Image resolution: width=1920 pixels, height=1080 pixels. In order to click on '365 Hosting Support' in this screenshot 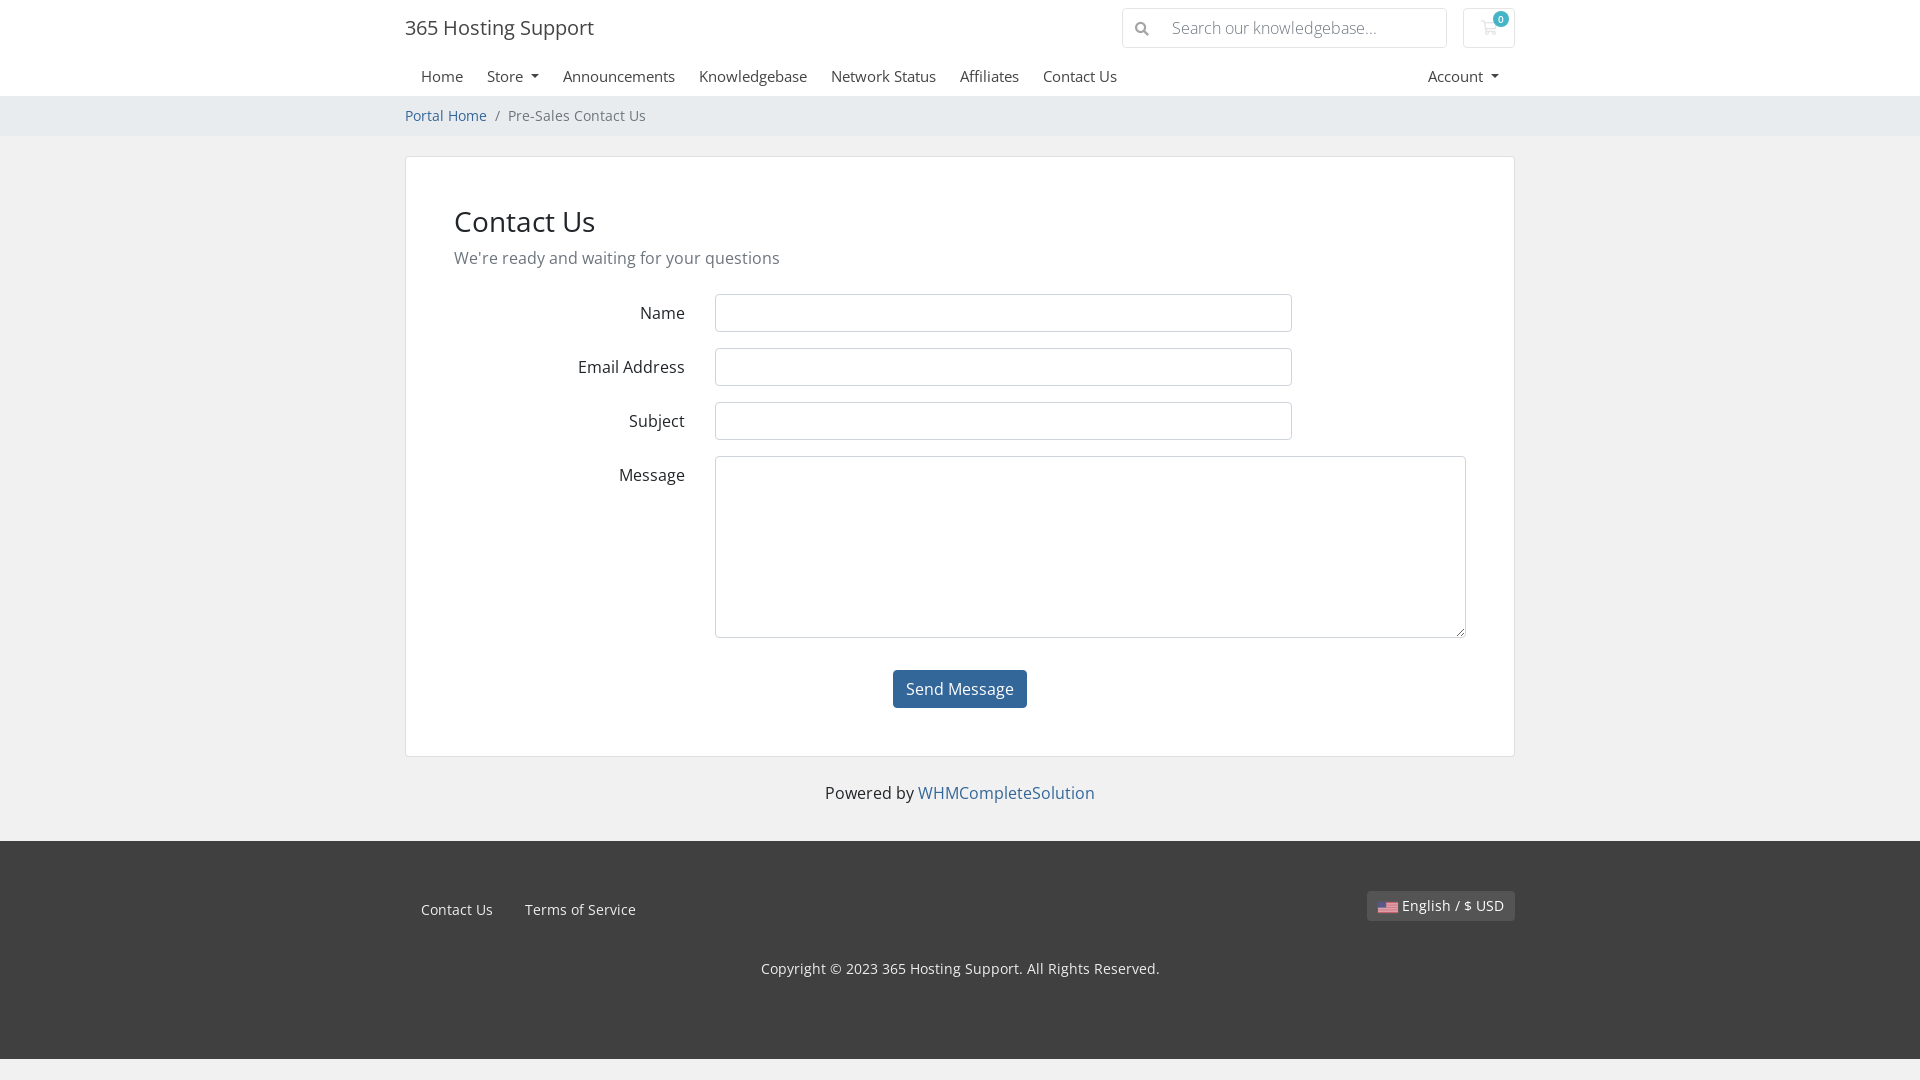, I will do `click(499, 27)`.